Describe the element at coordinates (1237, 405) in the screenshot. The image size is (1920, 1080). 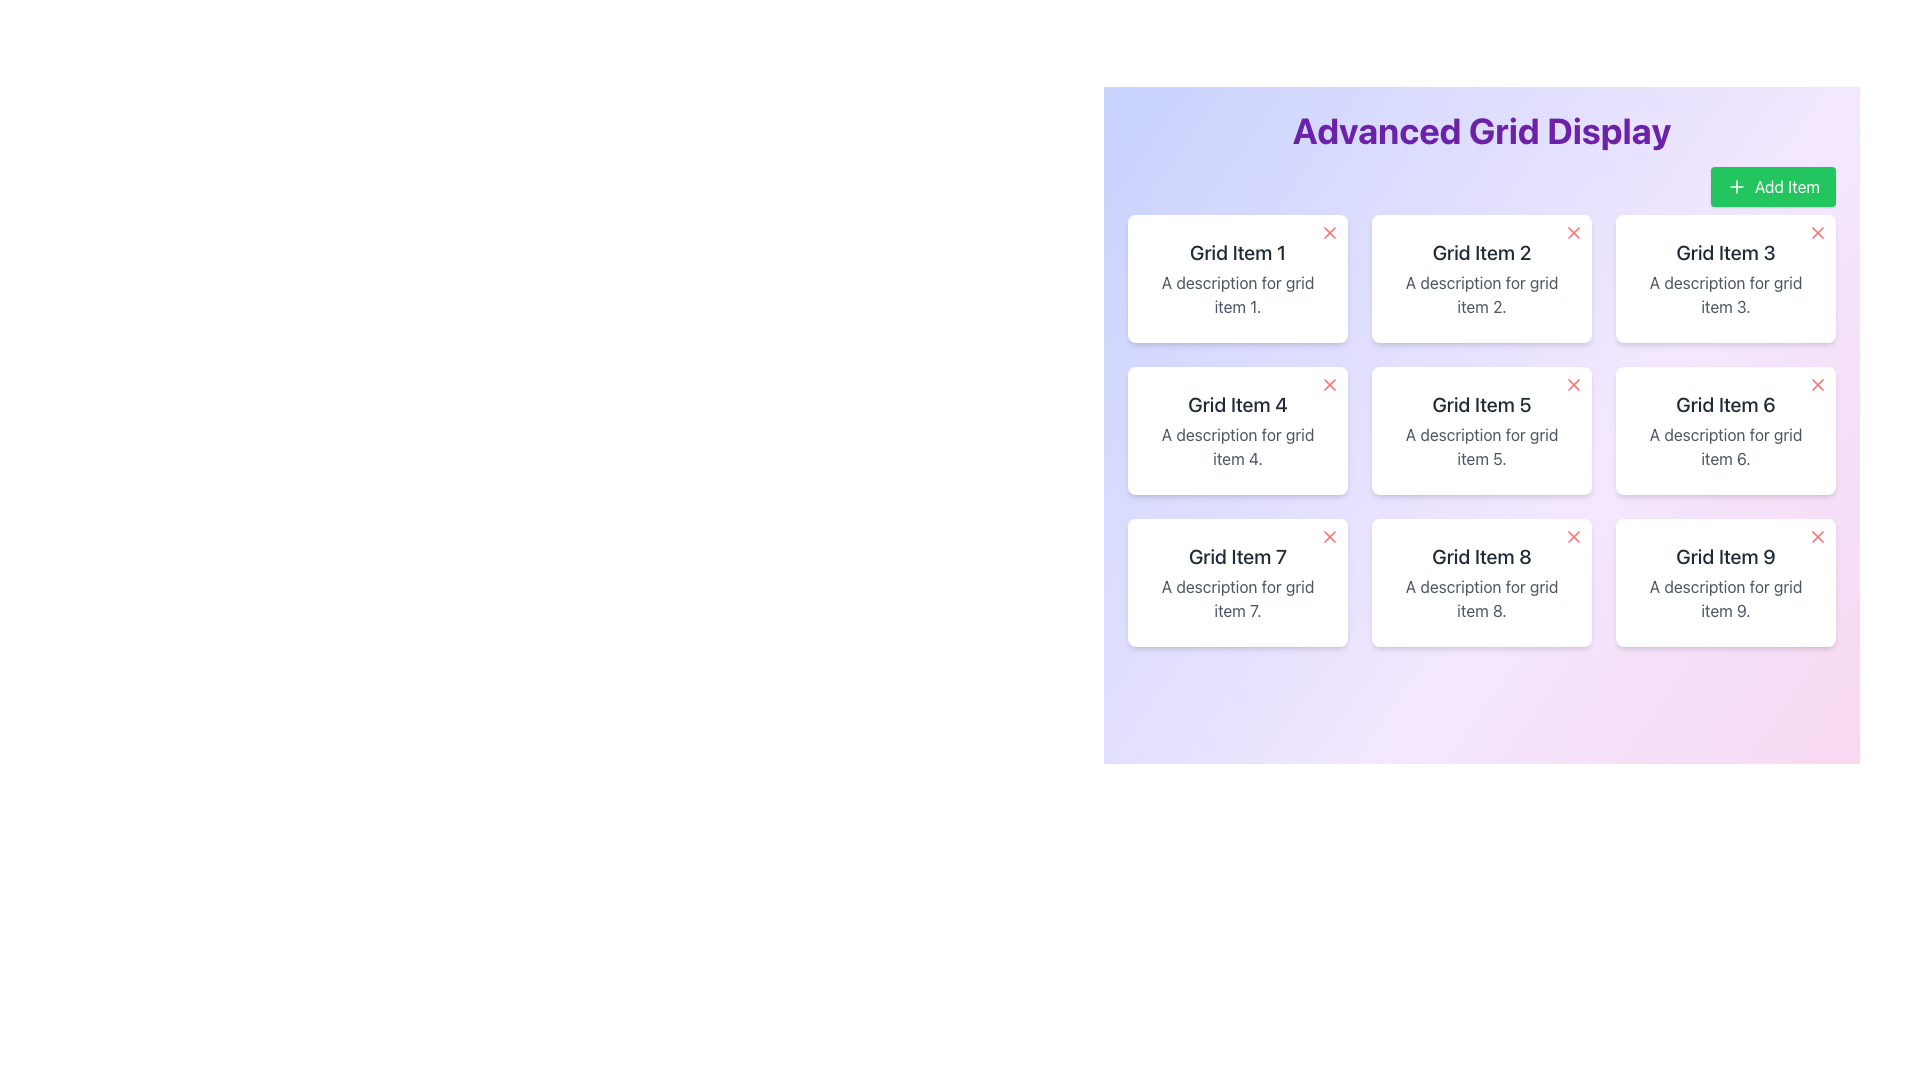
I see `the Text Label element that serves as a title for the card, located in the second column of the second row of the grid layout` at that location.